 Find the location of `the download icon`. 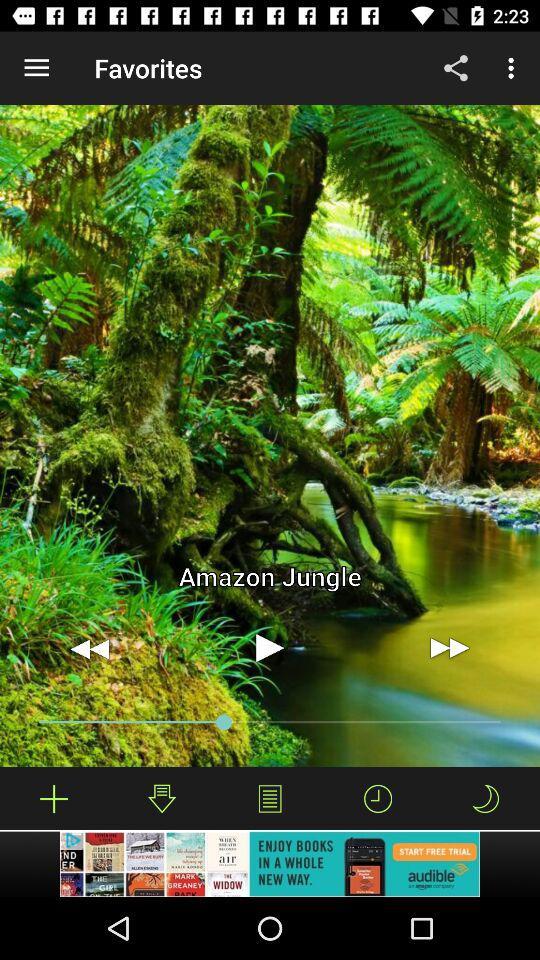

the download icon is located at coordinates (161, 798).